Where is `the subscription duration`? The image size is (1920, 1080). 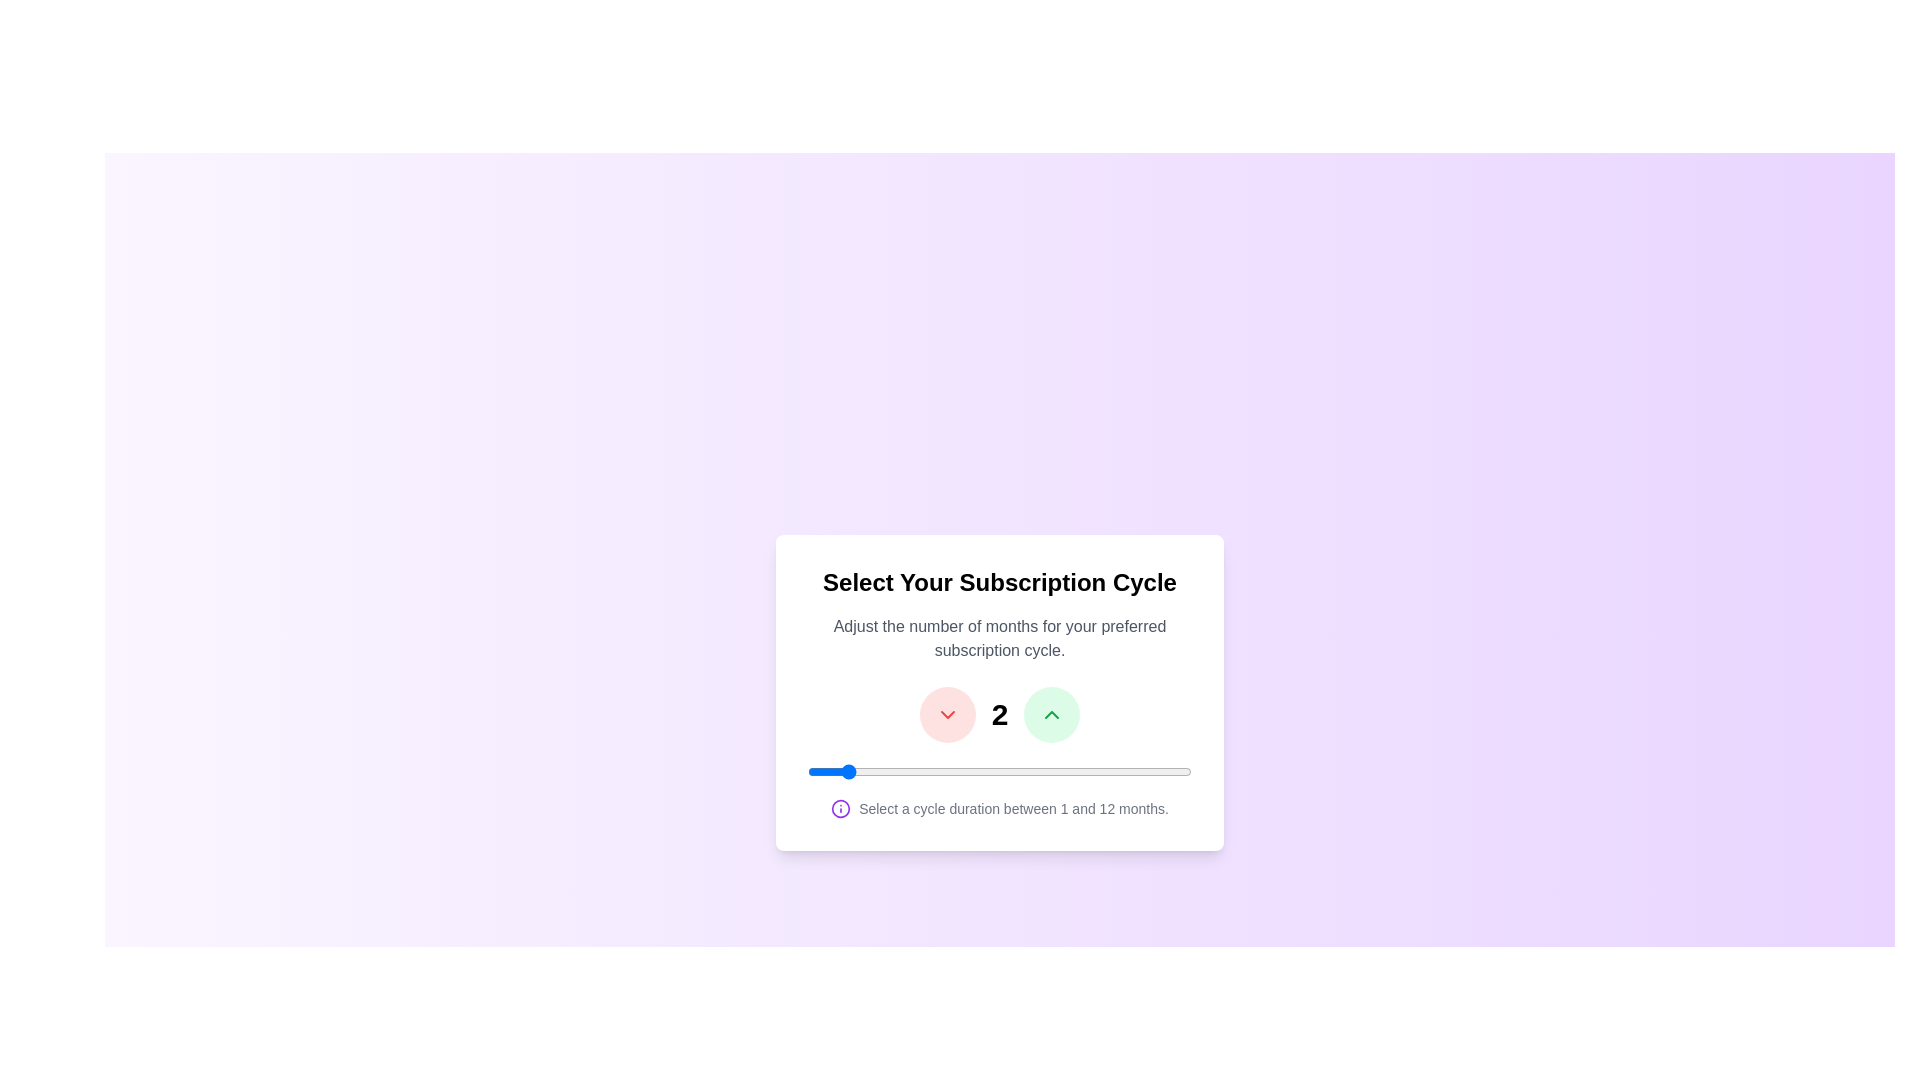 the subscription duration is located at coordinates (1122, 770).